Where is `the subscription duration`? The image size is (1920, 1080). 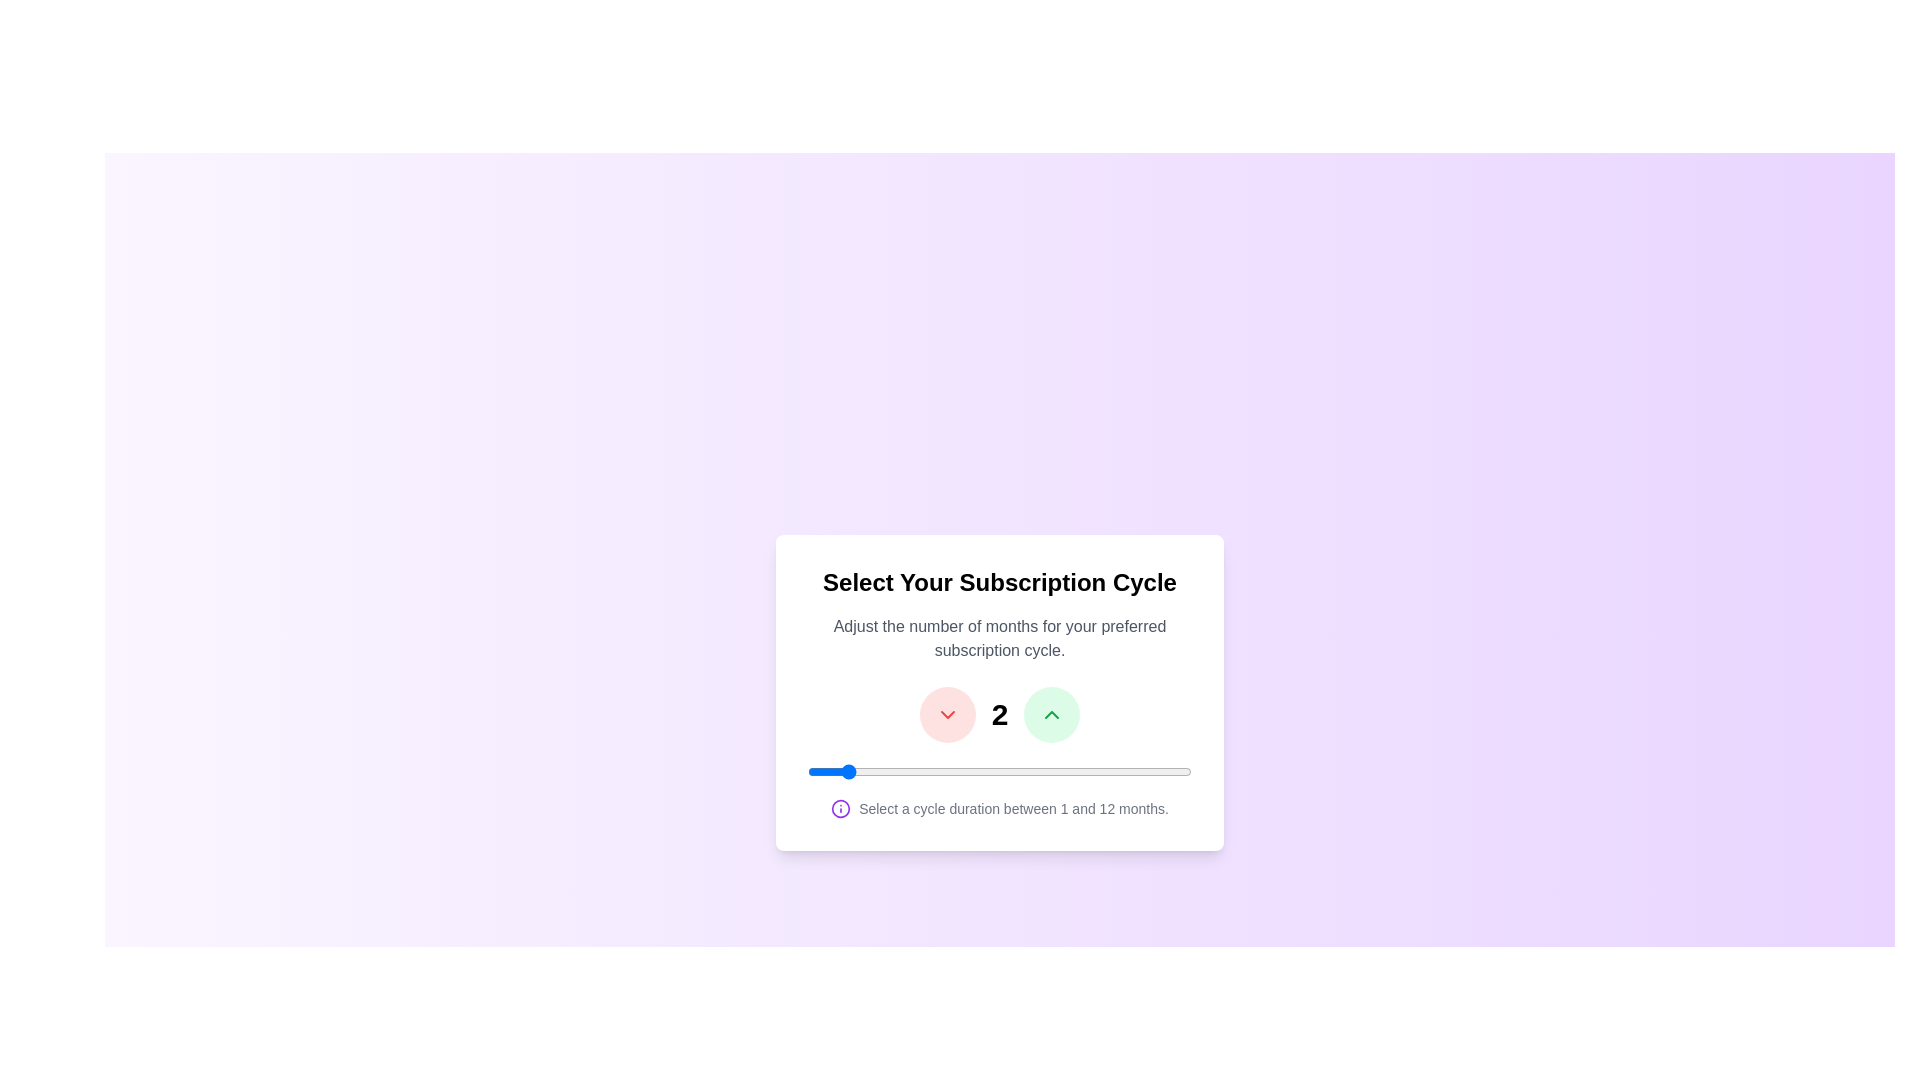 the subscription duration is located at coordinates (1122, 770).